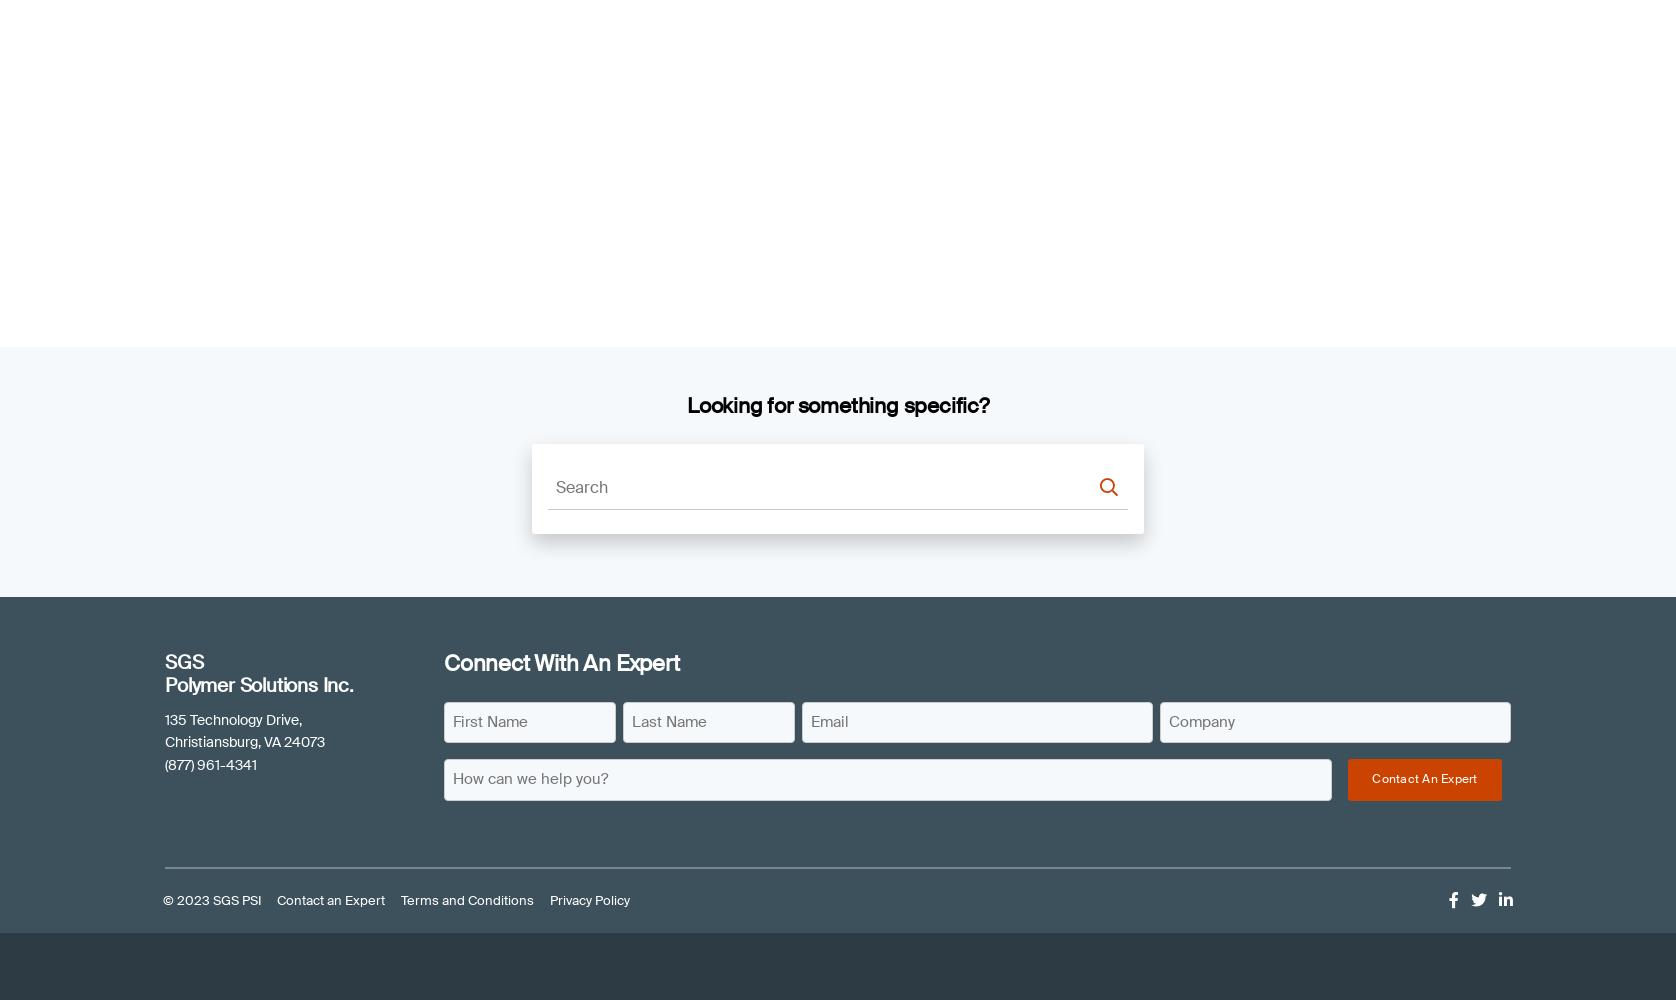  What do you see at coordinates (1424, 779) in the screenshot?
I see `'Contact An Expert'` at bounding box center [1424, 779].